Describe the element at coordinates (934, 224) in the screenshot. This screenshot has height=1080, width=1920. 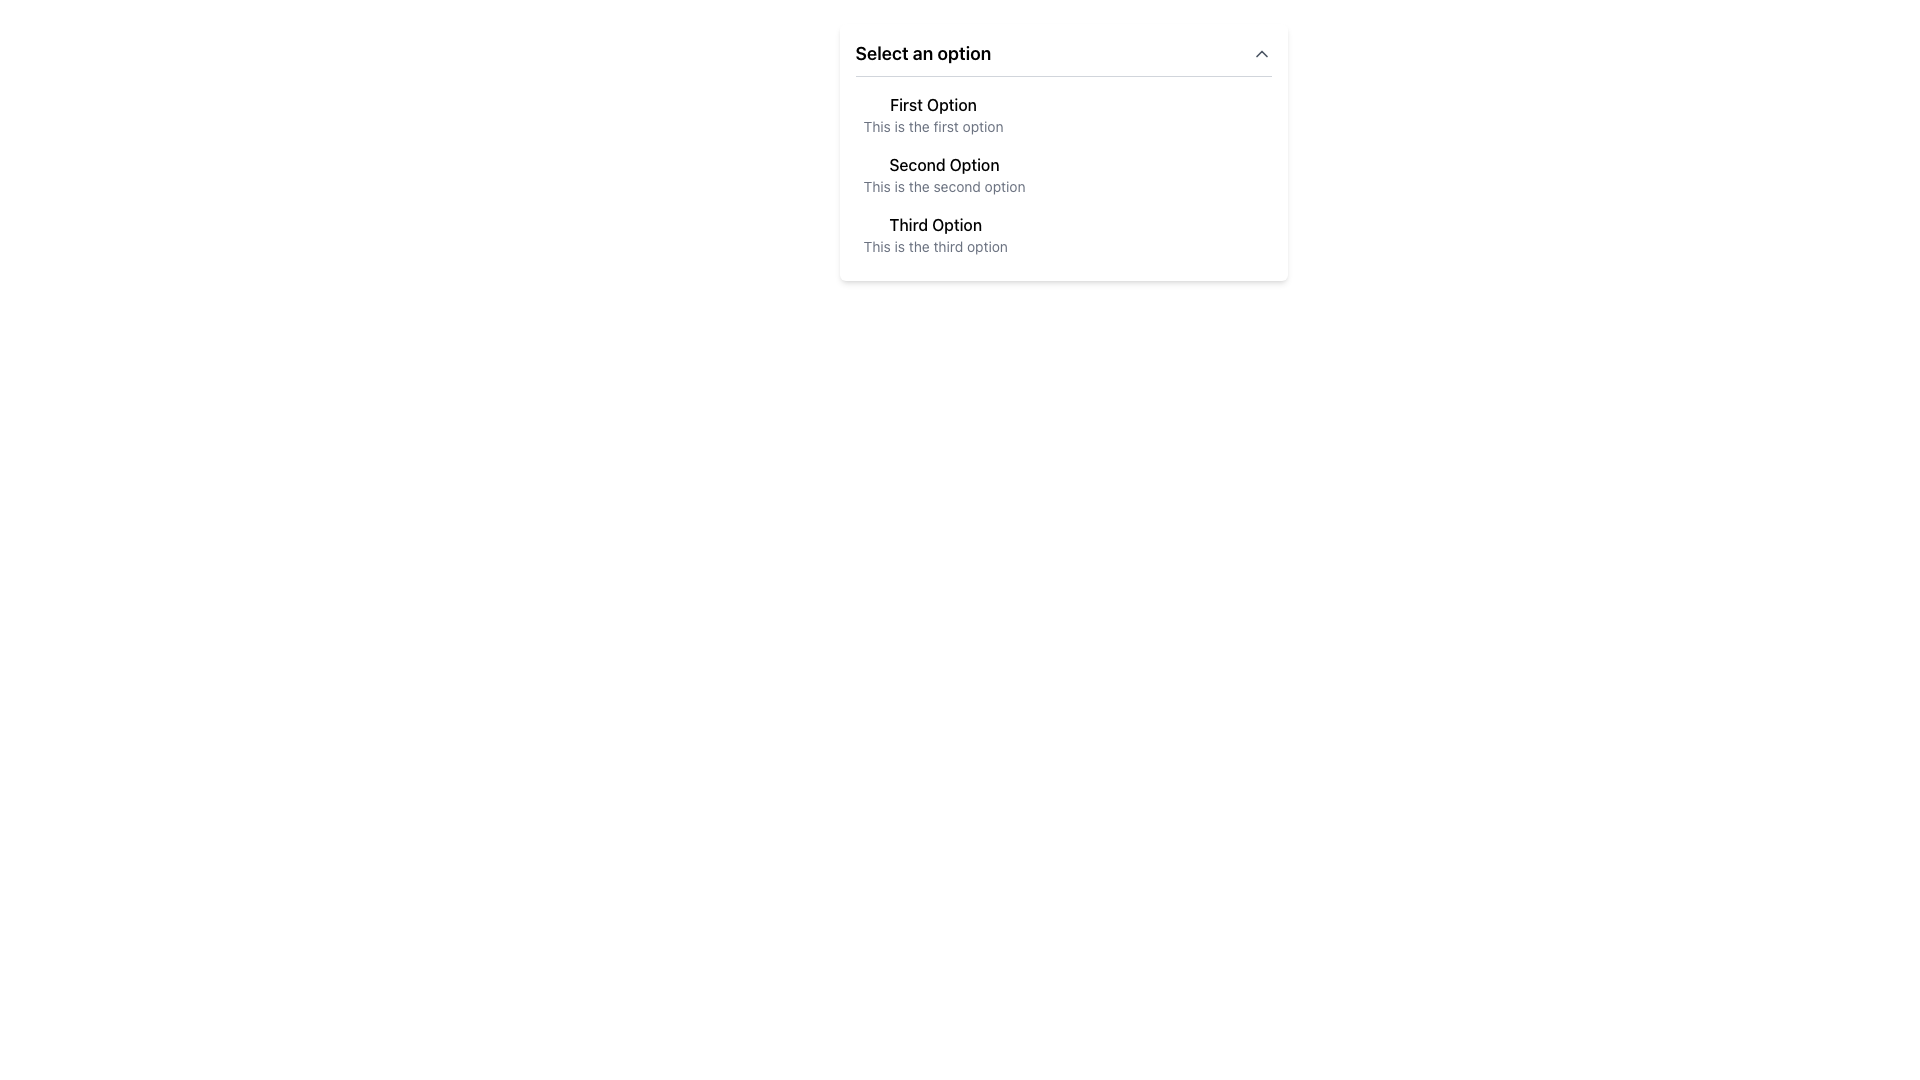
I see `the text label representing the third selectable option in the options menu` at that location.